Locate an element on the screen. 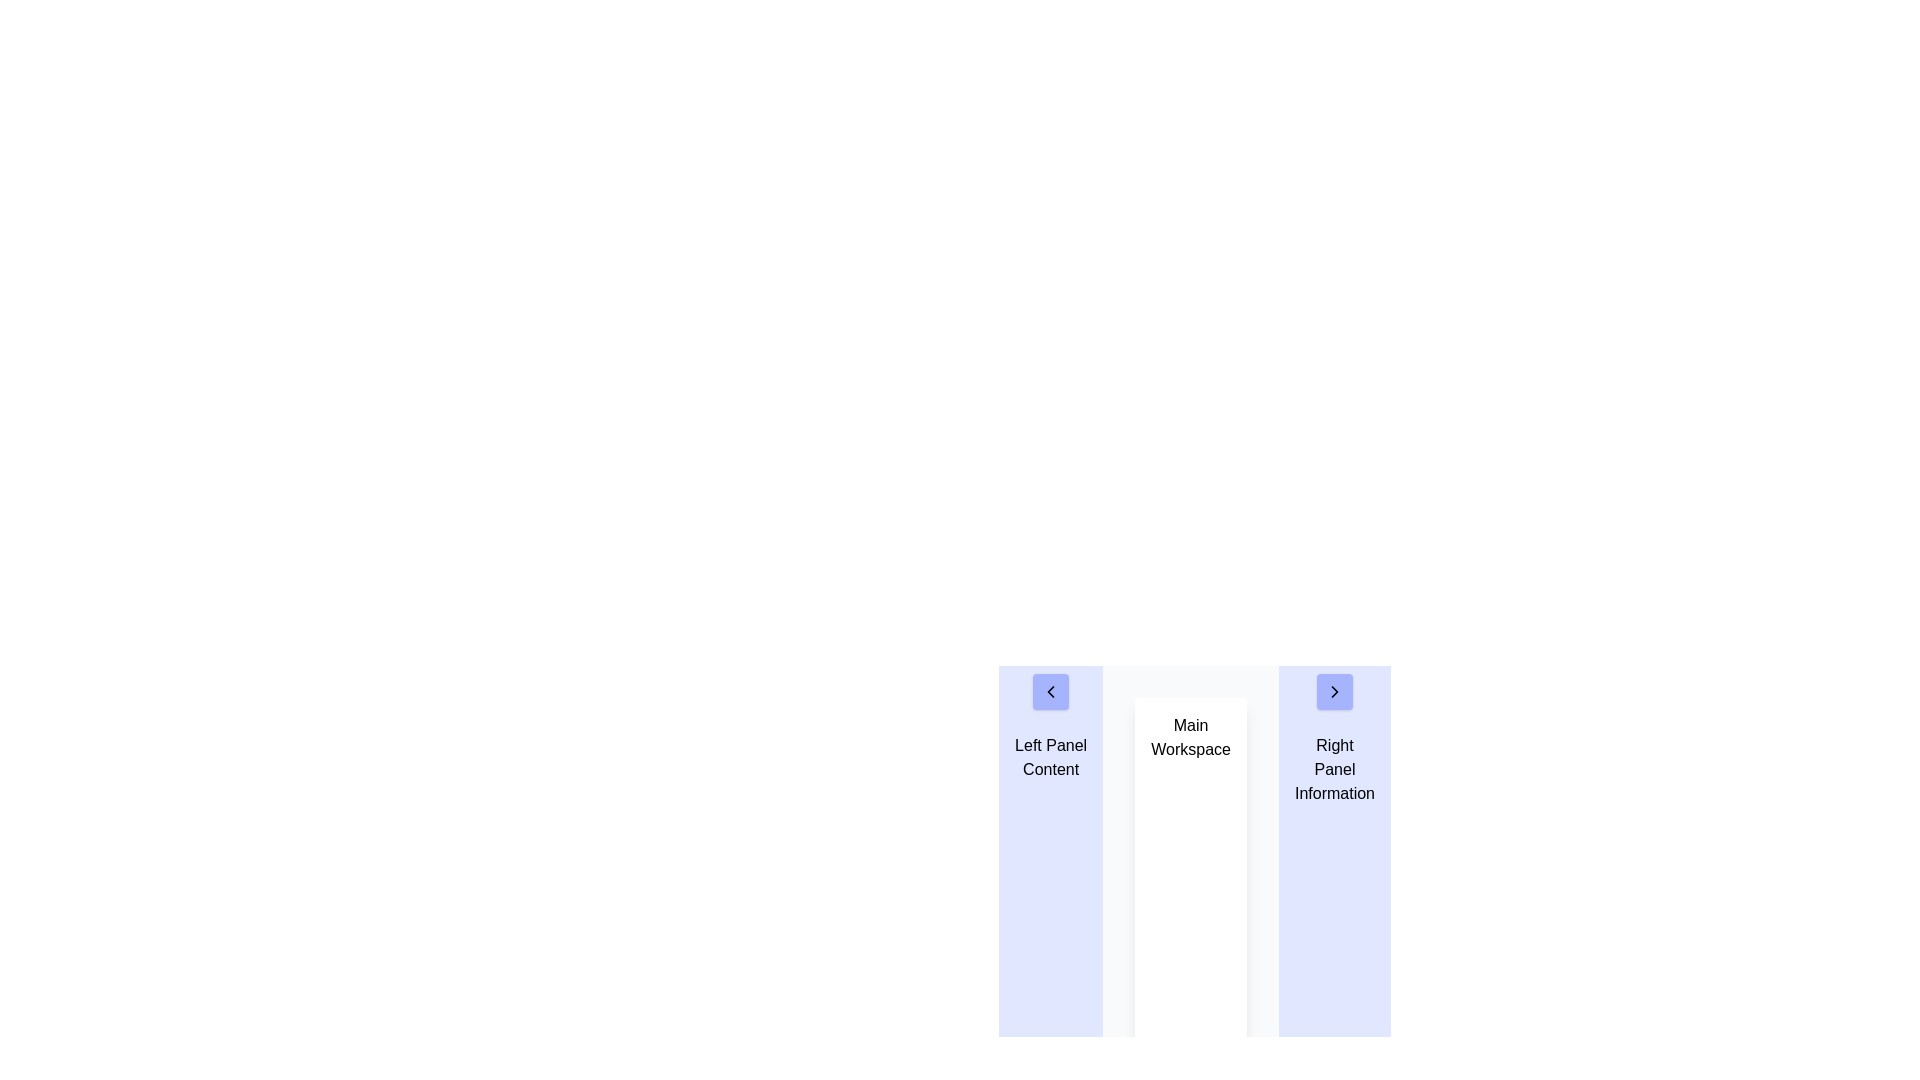  the informational header or title text block located in the upper portion of the right panel, which provides context for this section is located at coordinates (1334, 769).